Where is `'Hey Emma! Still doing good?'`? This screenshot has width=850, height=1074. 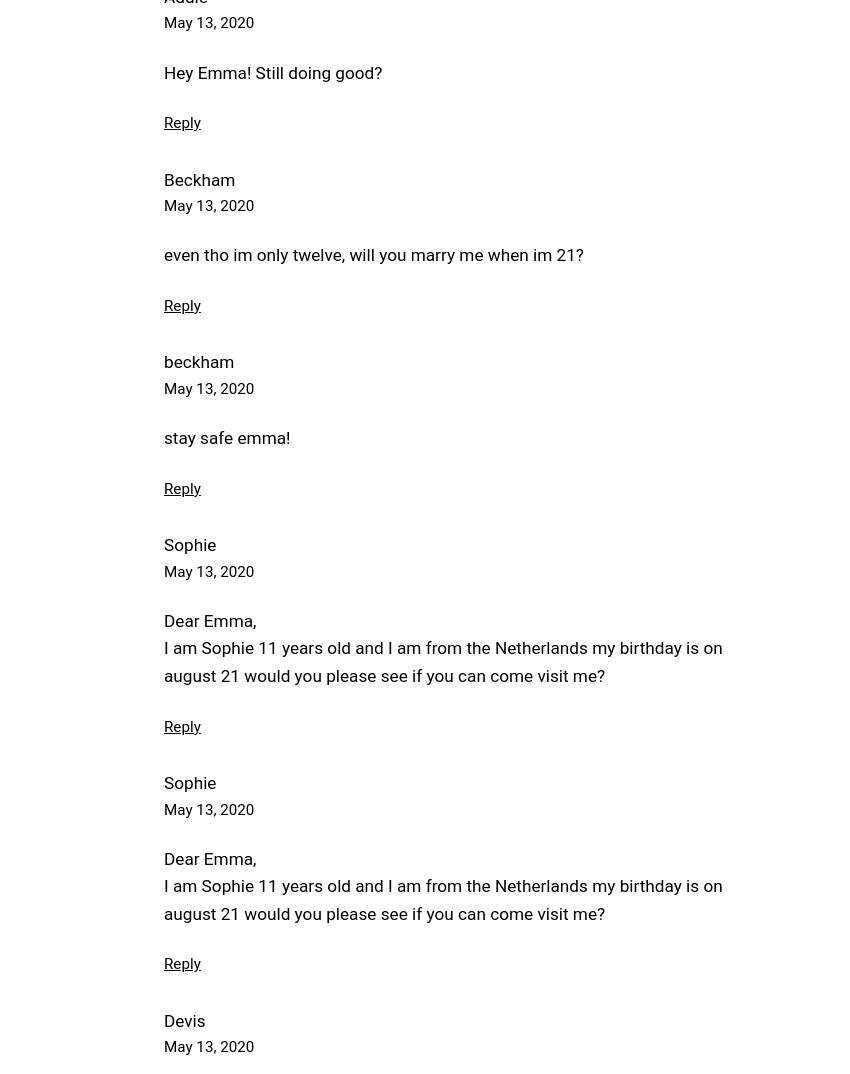
'Hey Emma! Still doing good?' is located at coordinates (163, 71).